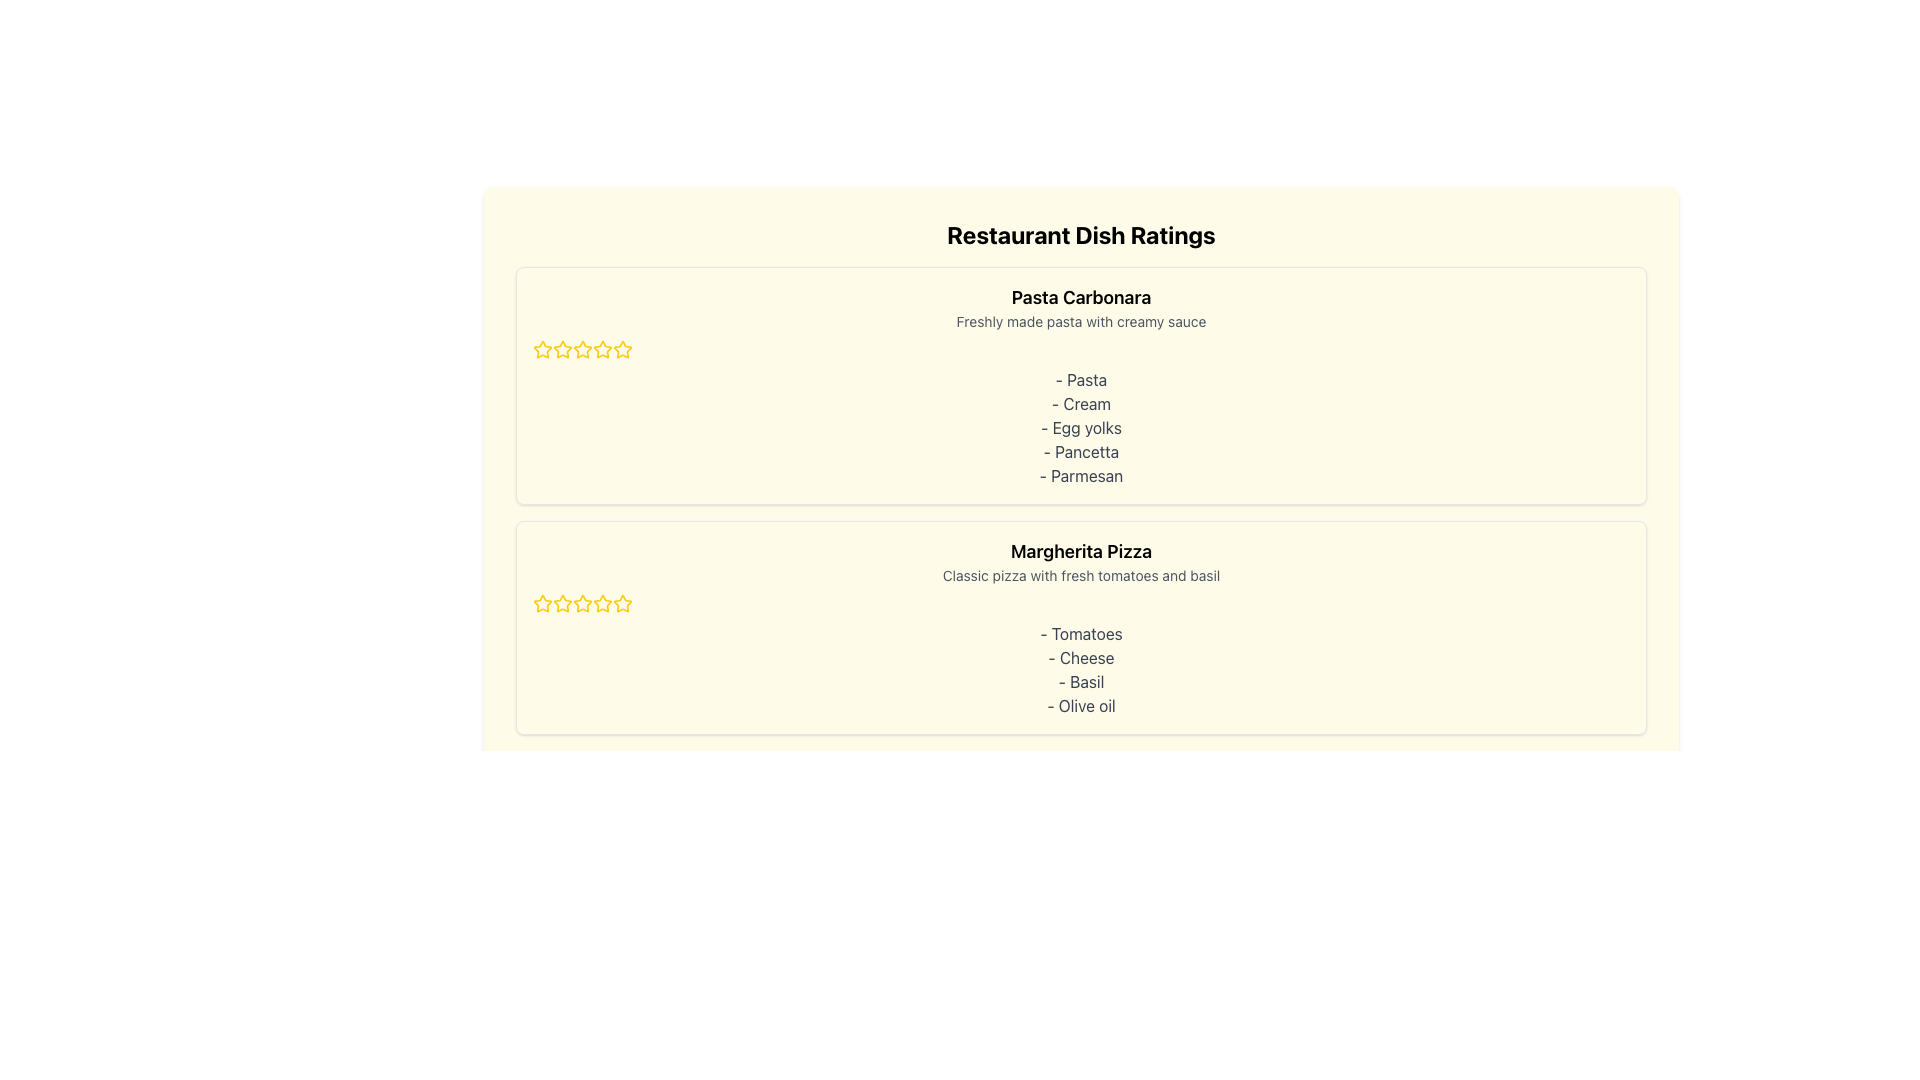 The image size is (1920, 1080). I want to click on the second clickable star in the rating control for the 'Pasta Carbonara' dish, which is a yellow outlined star icon in a row of five stars, so click(602, 348).